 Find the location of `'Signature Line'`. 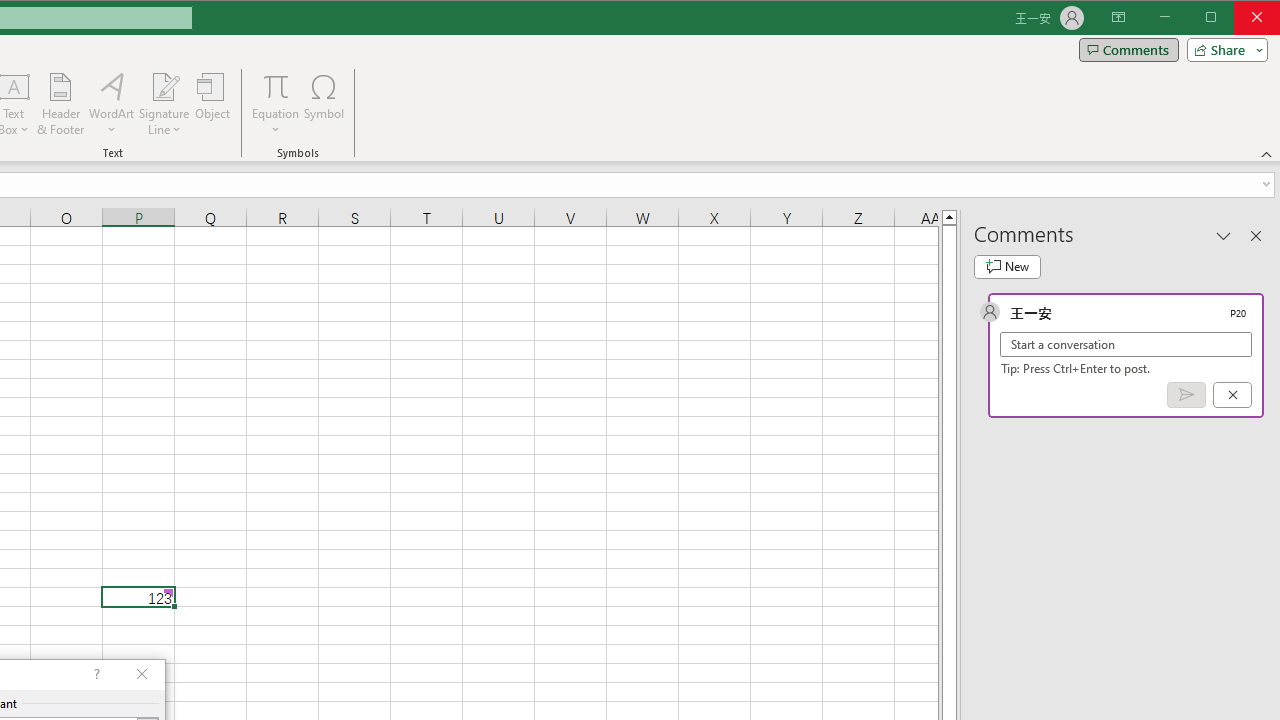

'Signature Line' is located at coordinates (164, 104).